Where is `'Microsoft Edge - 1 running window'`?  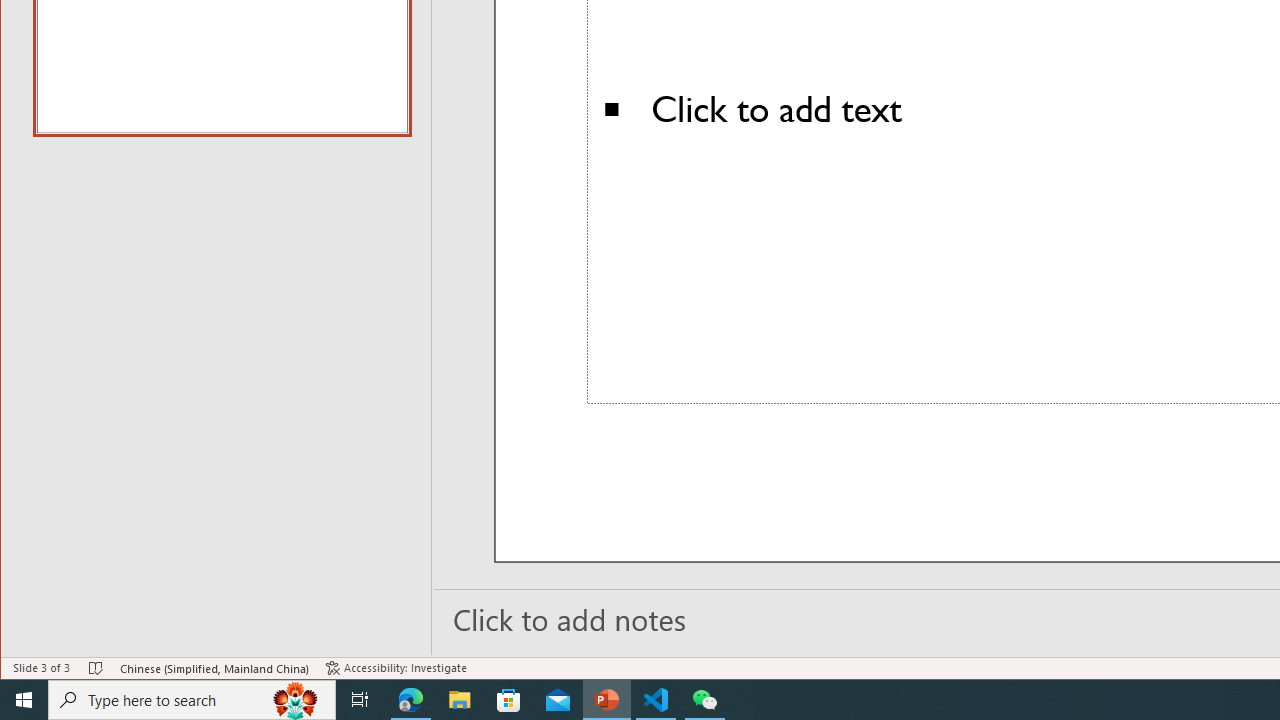 'Microsoft Edge - 1 running window' is located at coordinates (410, 698).